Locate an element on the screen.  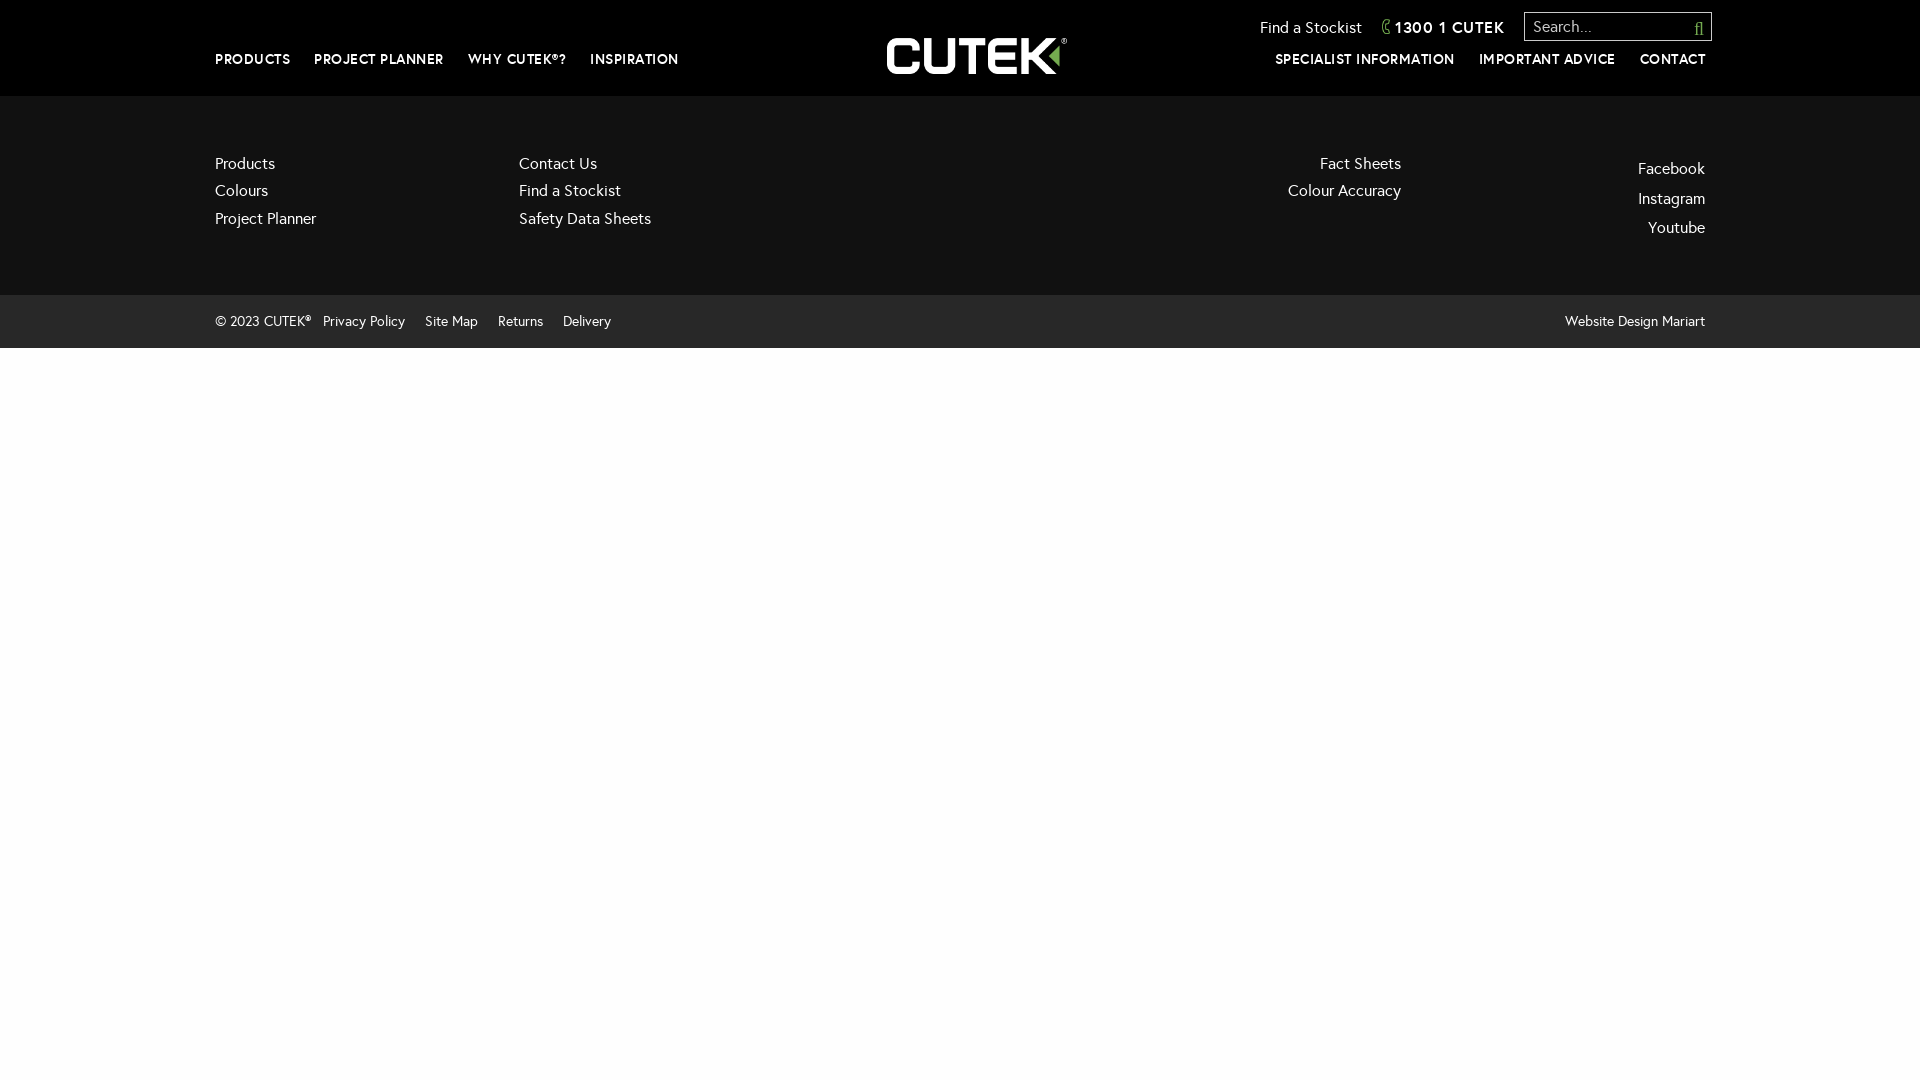
'Delivery' is located at coordinates (585, 320).